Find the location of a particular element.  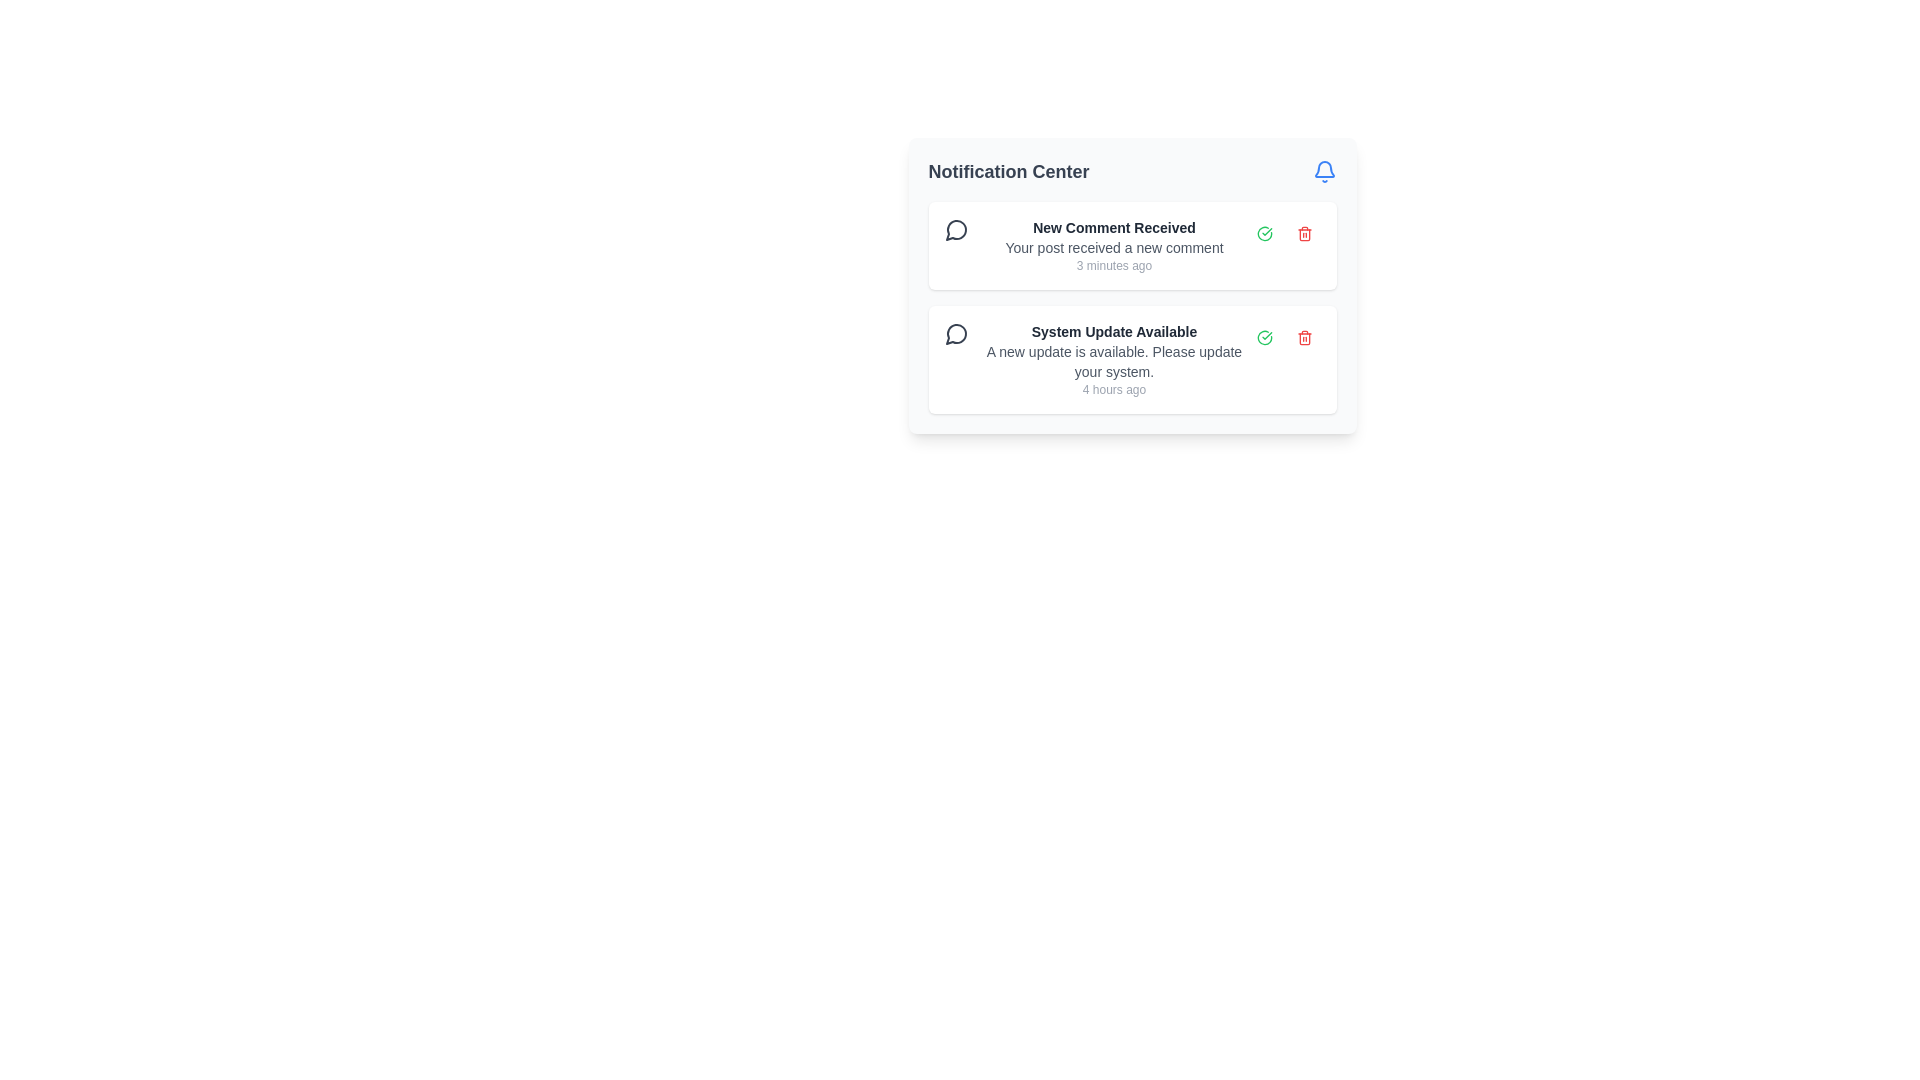

the notification icon indicating a new comment received, located in the top-left corner of the first notification entry is located at coordinates (955, 229).